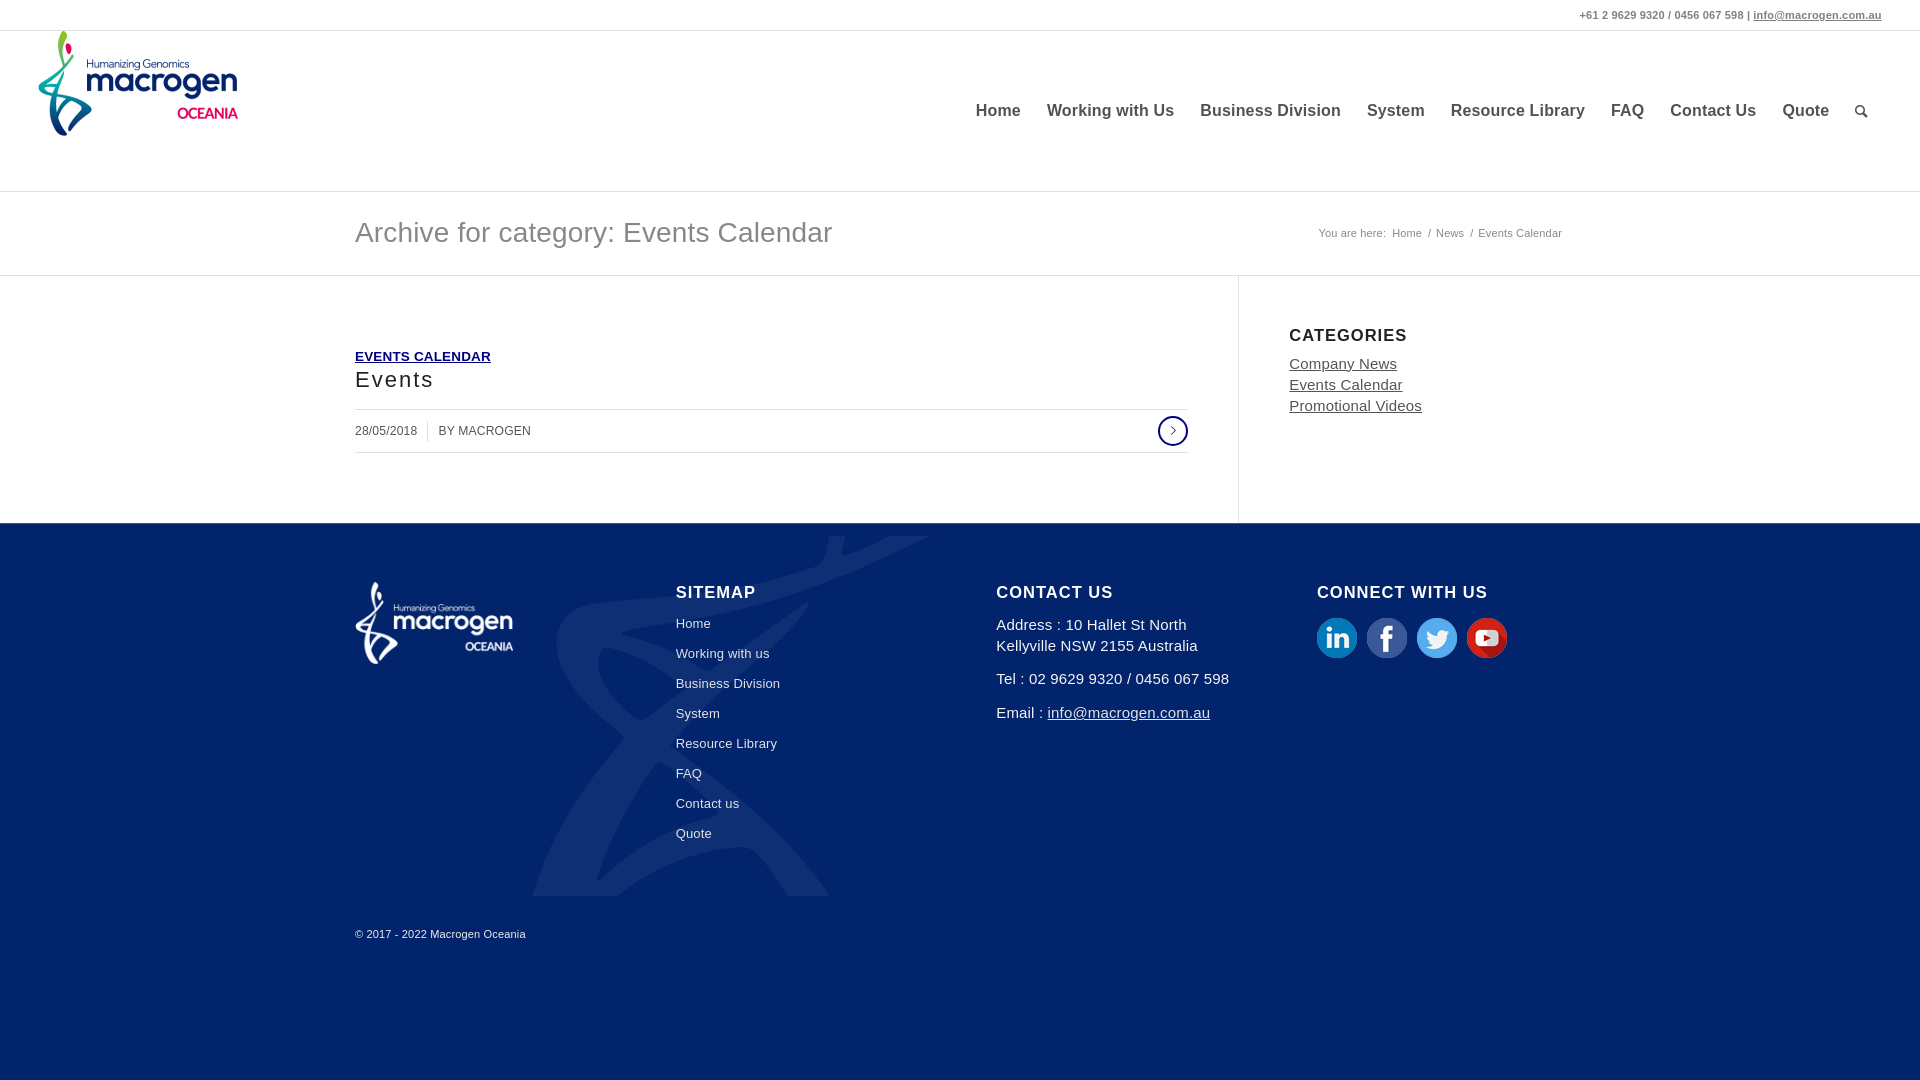  I want to click on 'News', so click(1449, 232).